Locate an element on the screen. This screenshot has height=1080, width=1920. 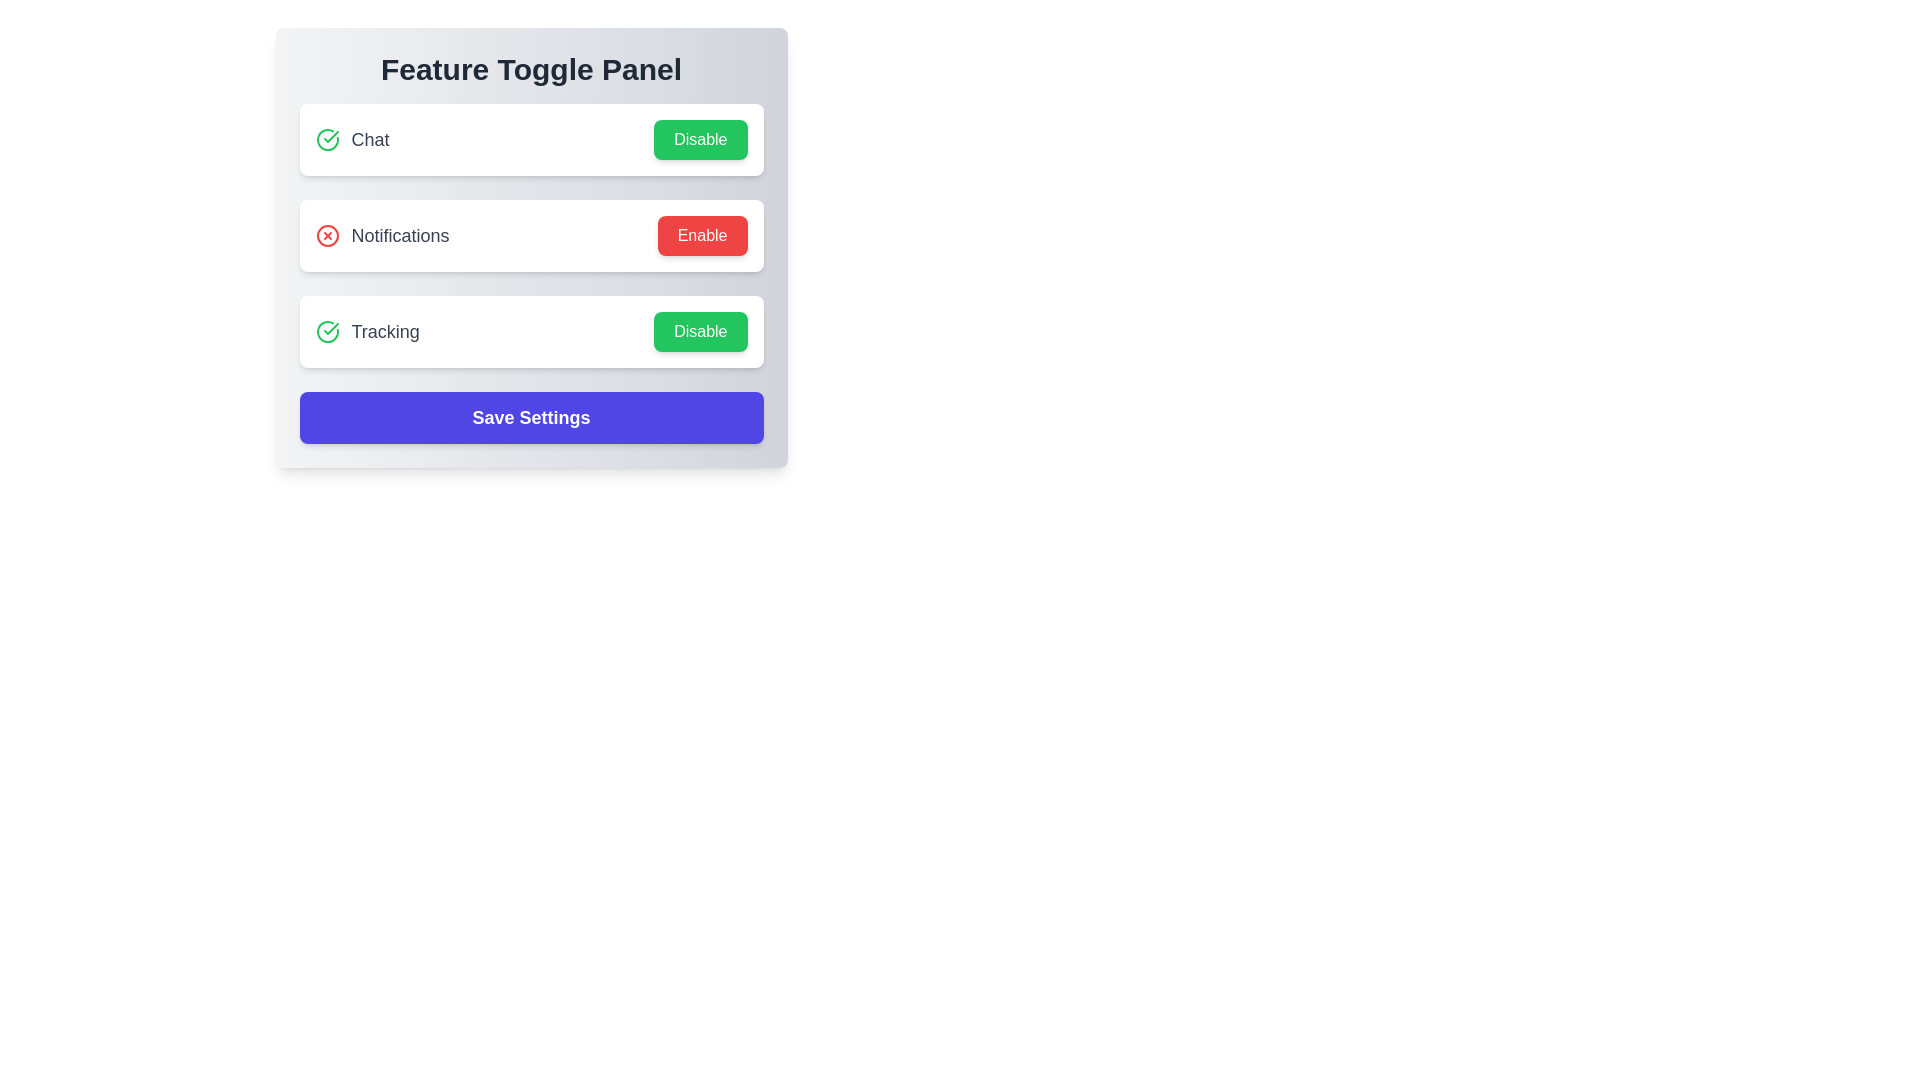
the 'Save Settings' button to save the current feature settings is located at coordinates (531, 416).